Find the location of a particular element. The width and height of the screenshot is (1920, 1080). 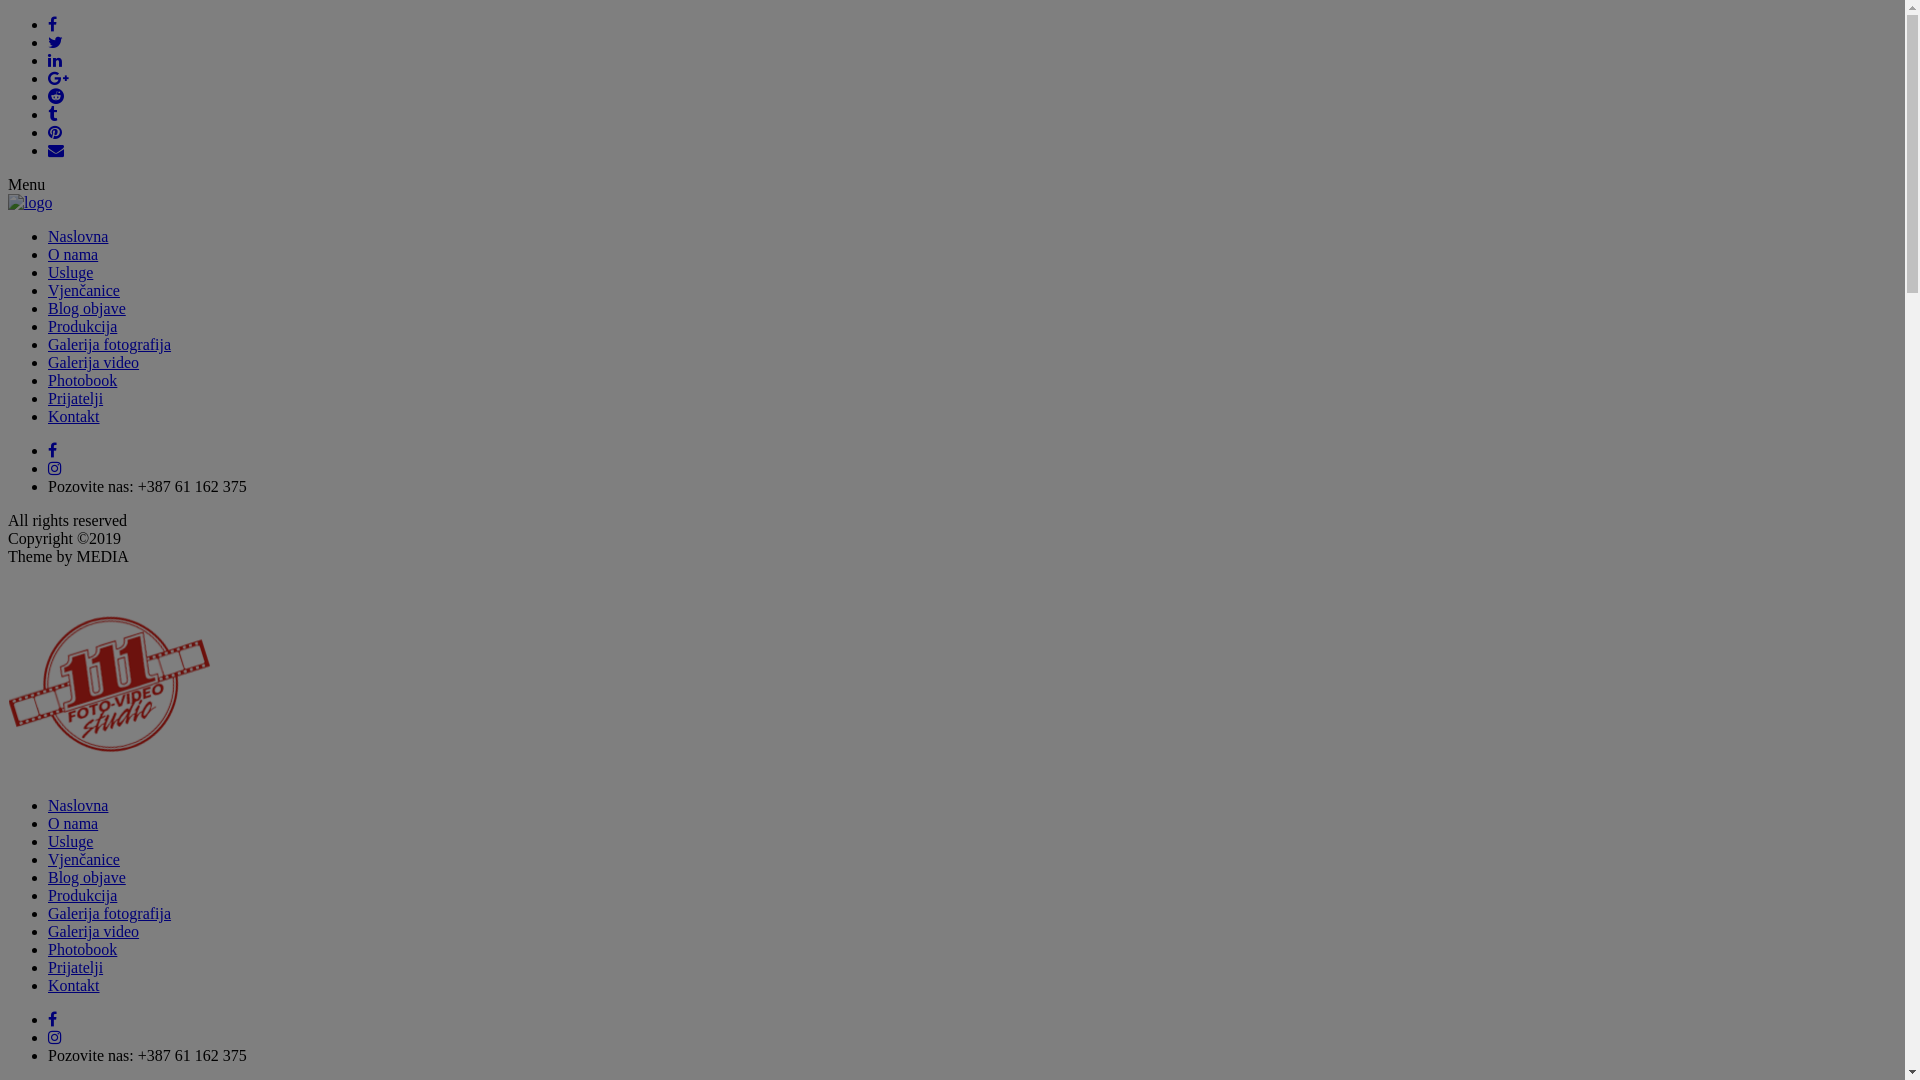

'Naslovna' is located at coordinates (77, 235).